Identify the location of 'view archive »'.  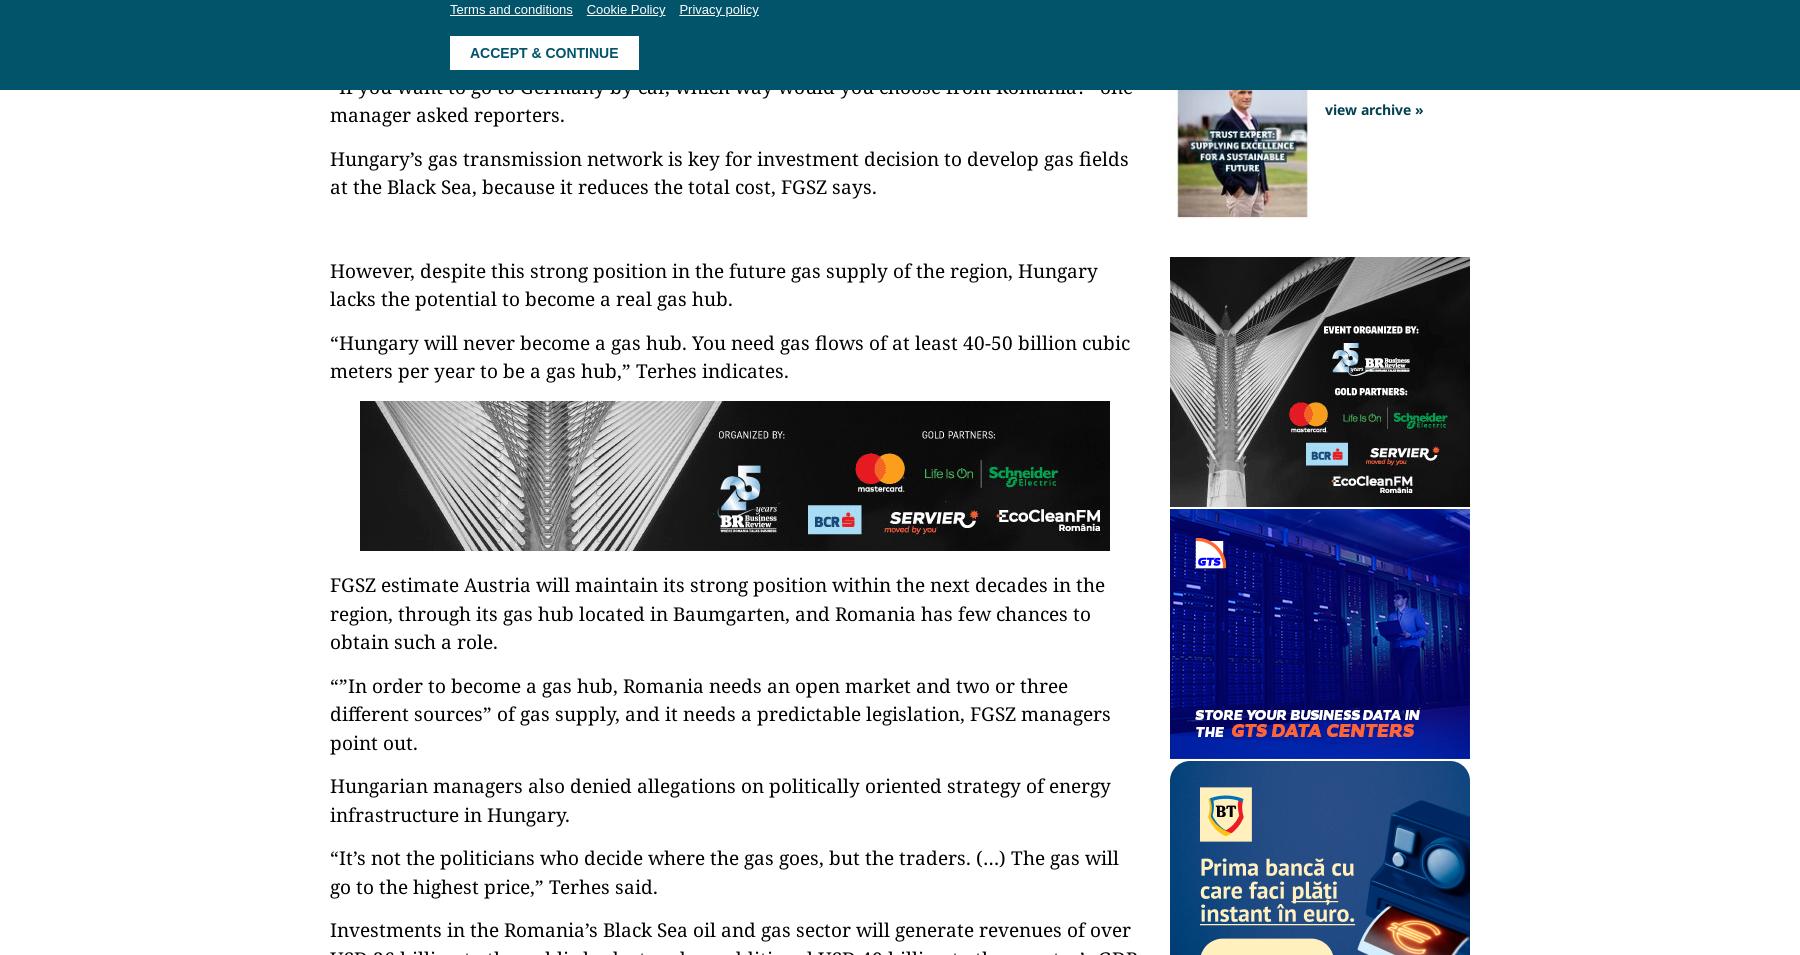
(1373, 107).